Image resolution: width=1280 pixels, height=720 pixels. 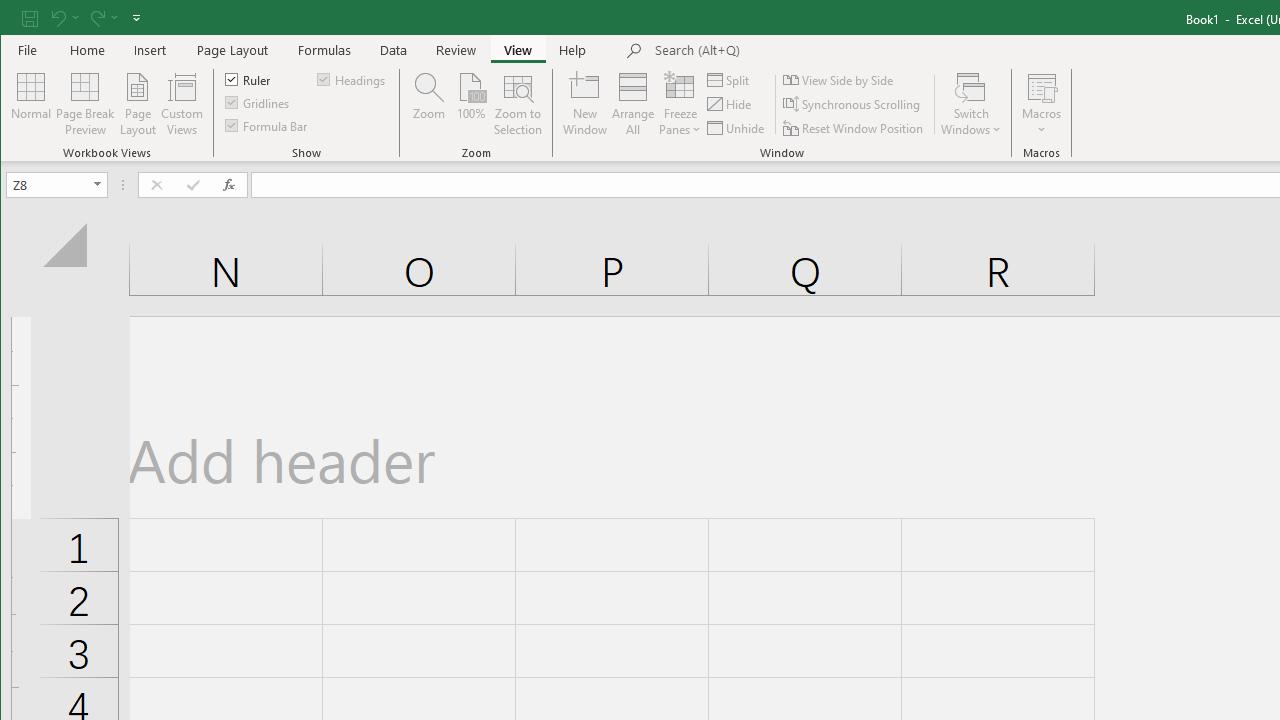 I want to click on 'Help', so click(x=572, y=49).